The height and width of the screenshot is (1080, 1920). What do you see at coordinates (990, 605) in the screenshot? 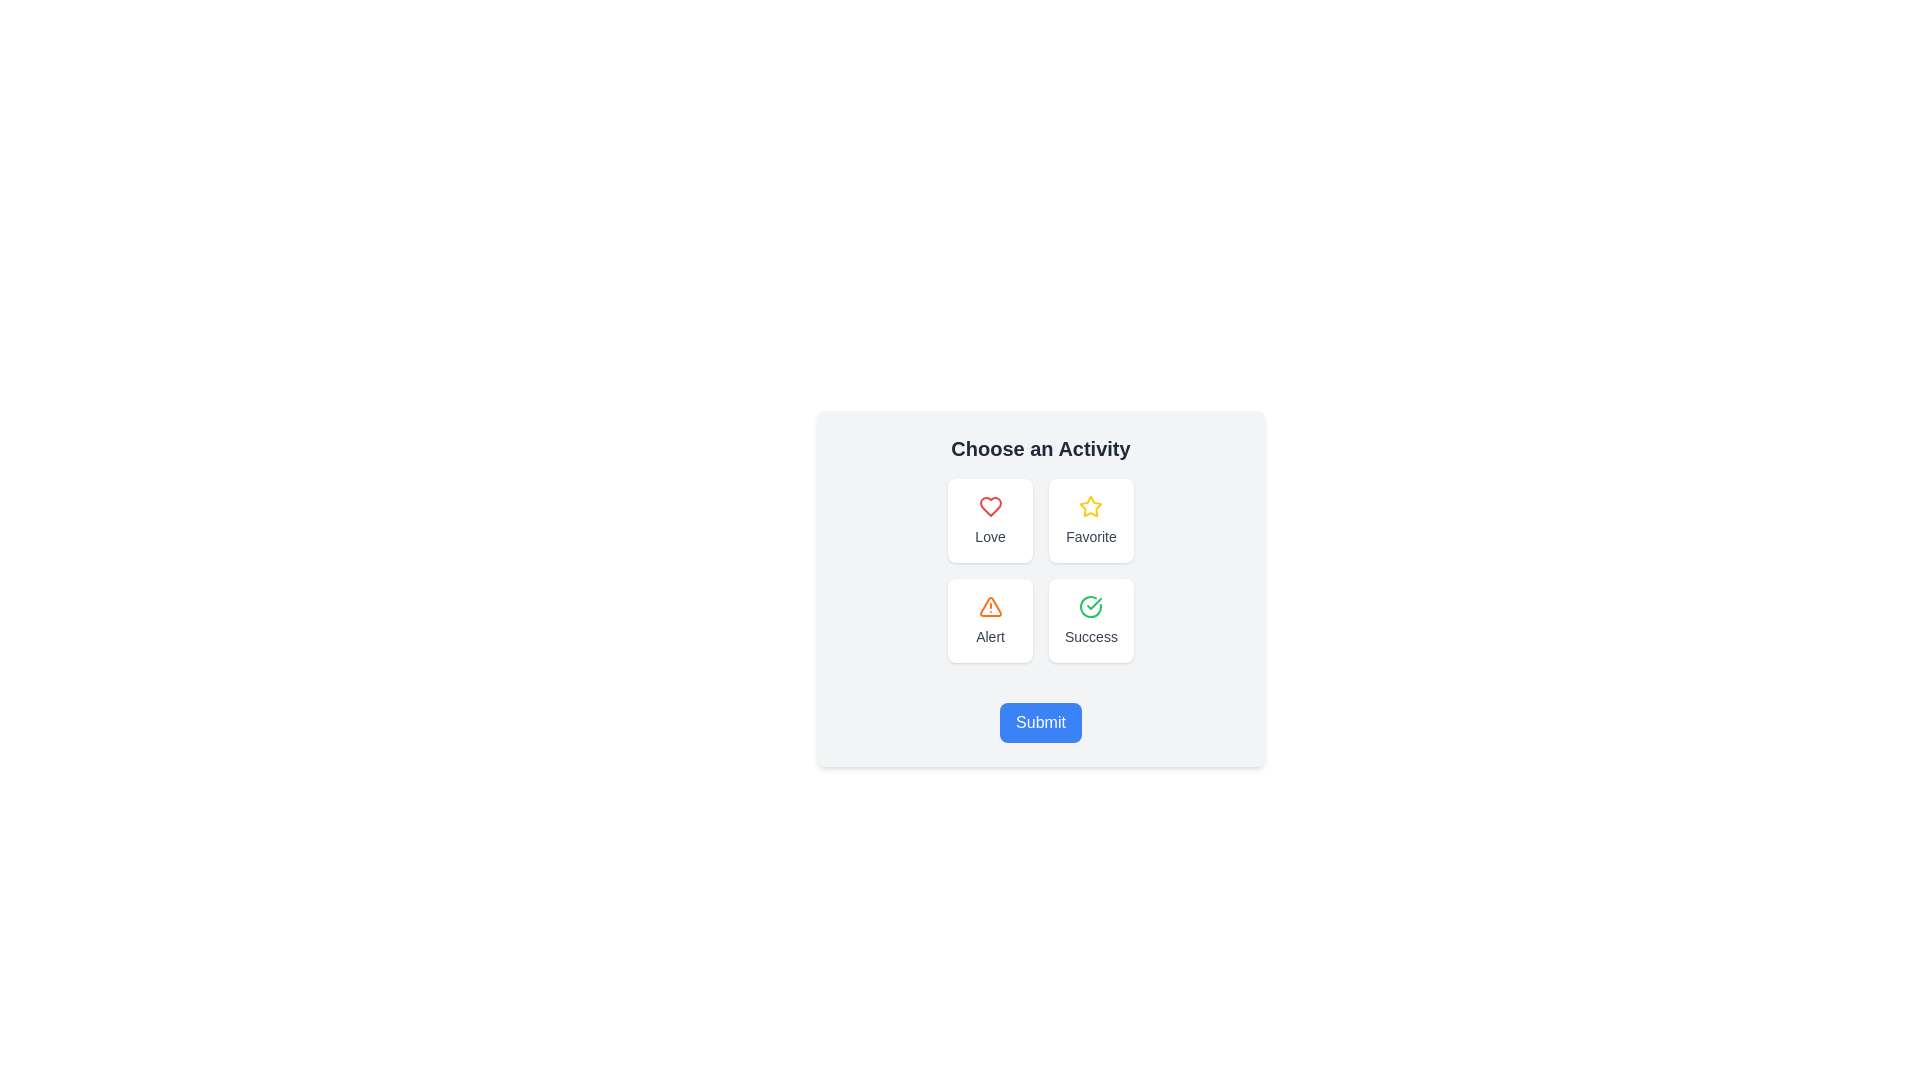
I see `the orange-yellow alert icon located at the top-center of the 'Alert' option, directly above the text 'Alert'` at bounding box center [990, 605].